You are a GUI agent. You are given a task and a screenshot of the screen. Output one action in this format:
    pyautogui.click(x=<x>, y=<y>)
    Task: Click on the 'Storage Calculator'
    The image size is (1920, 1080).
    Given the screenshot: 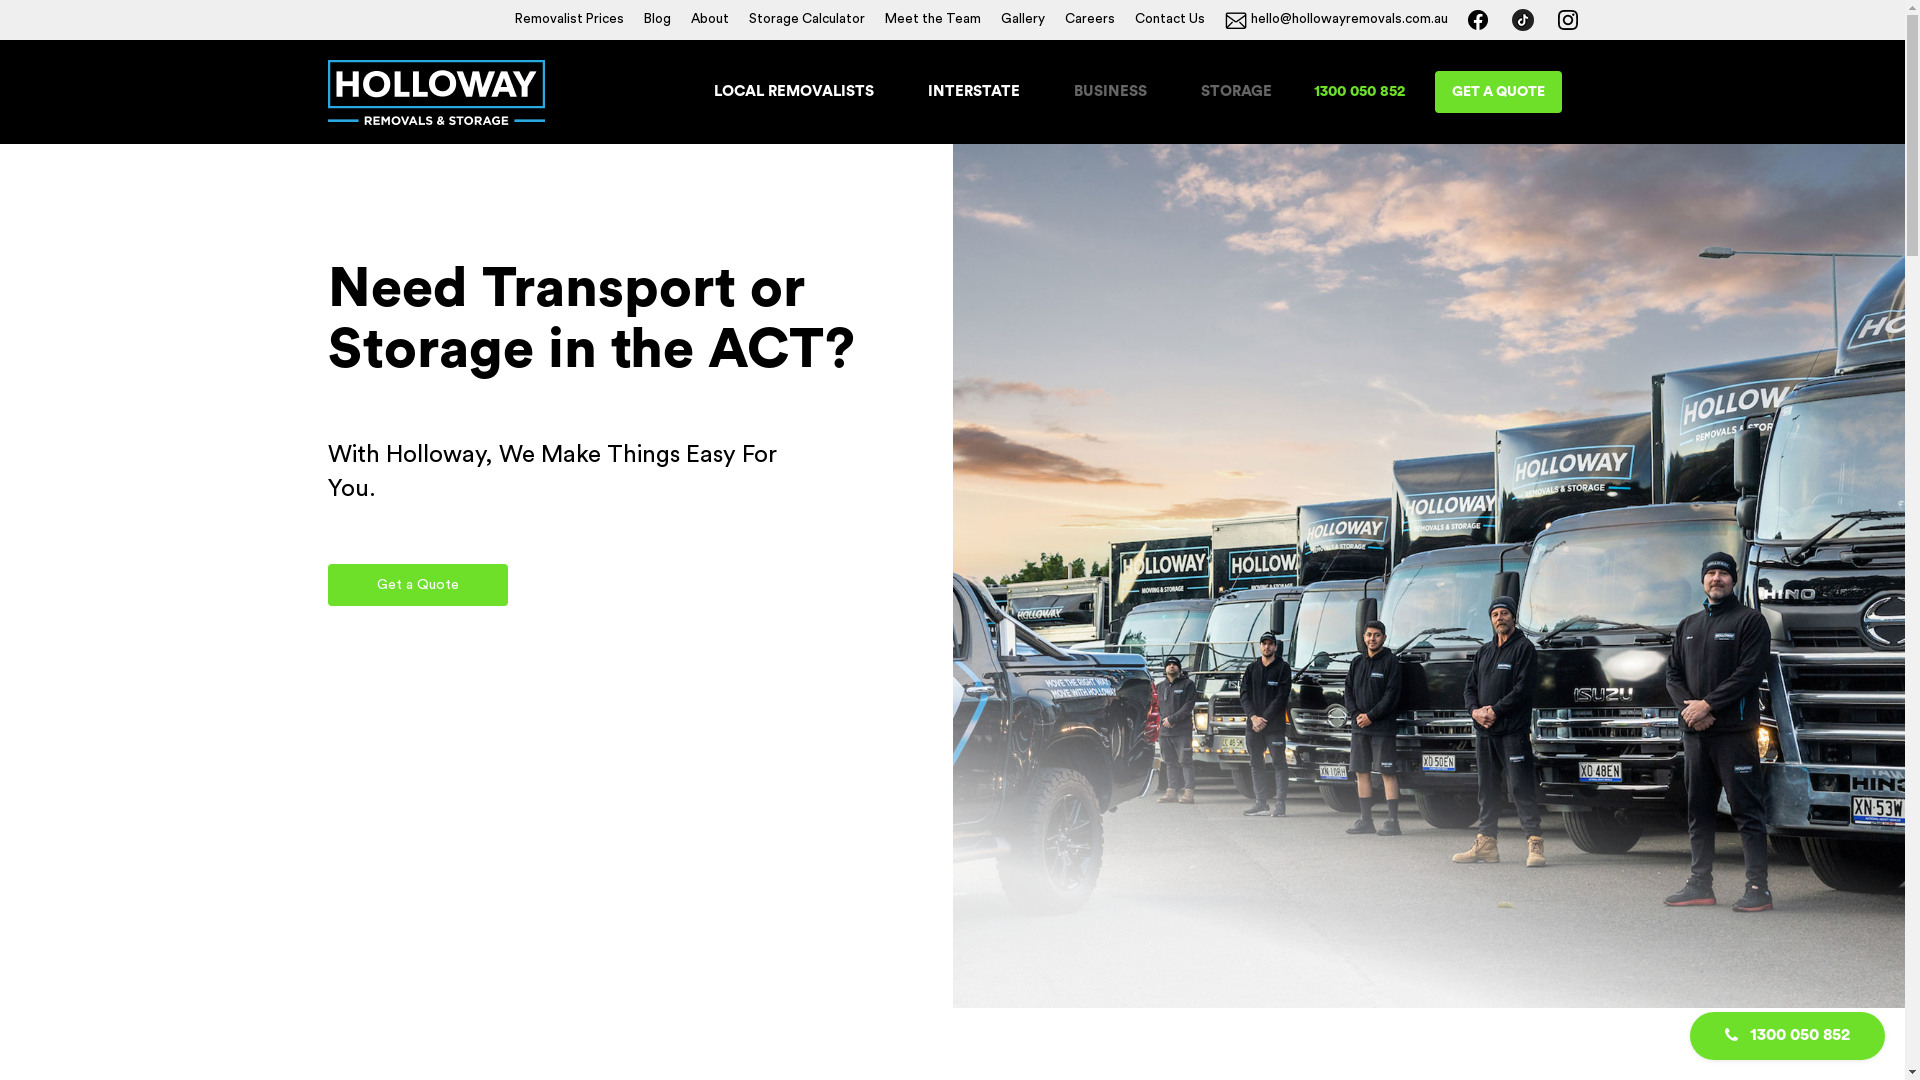 What is the action you would take?
    pyautogui.click(x=744, y=19)
    